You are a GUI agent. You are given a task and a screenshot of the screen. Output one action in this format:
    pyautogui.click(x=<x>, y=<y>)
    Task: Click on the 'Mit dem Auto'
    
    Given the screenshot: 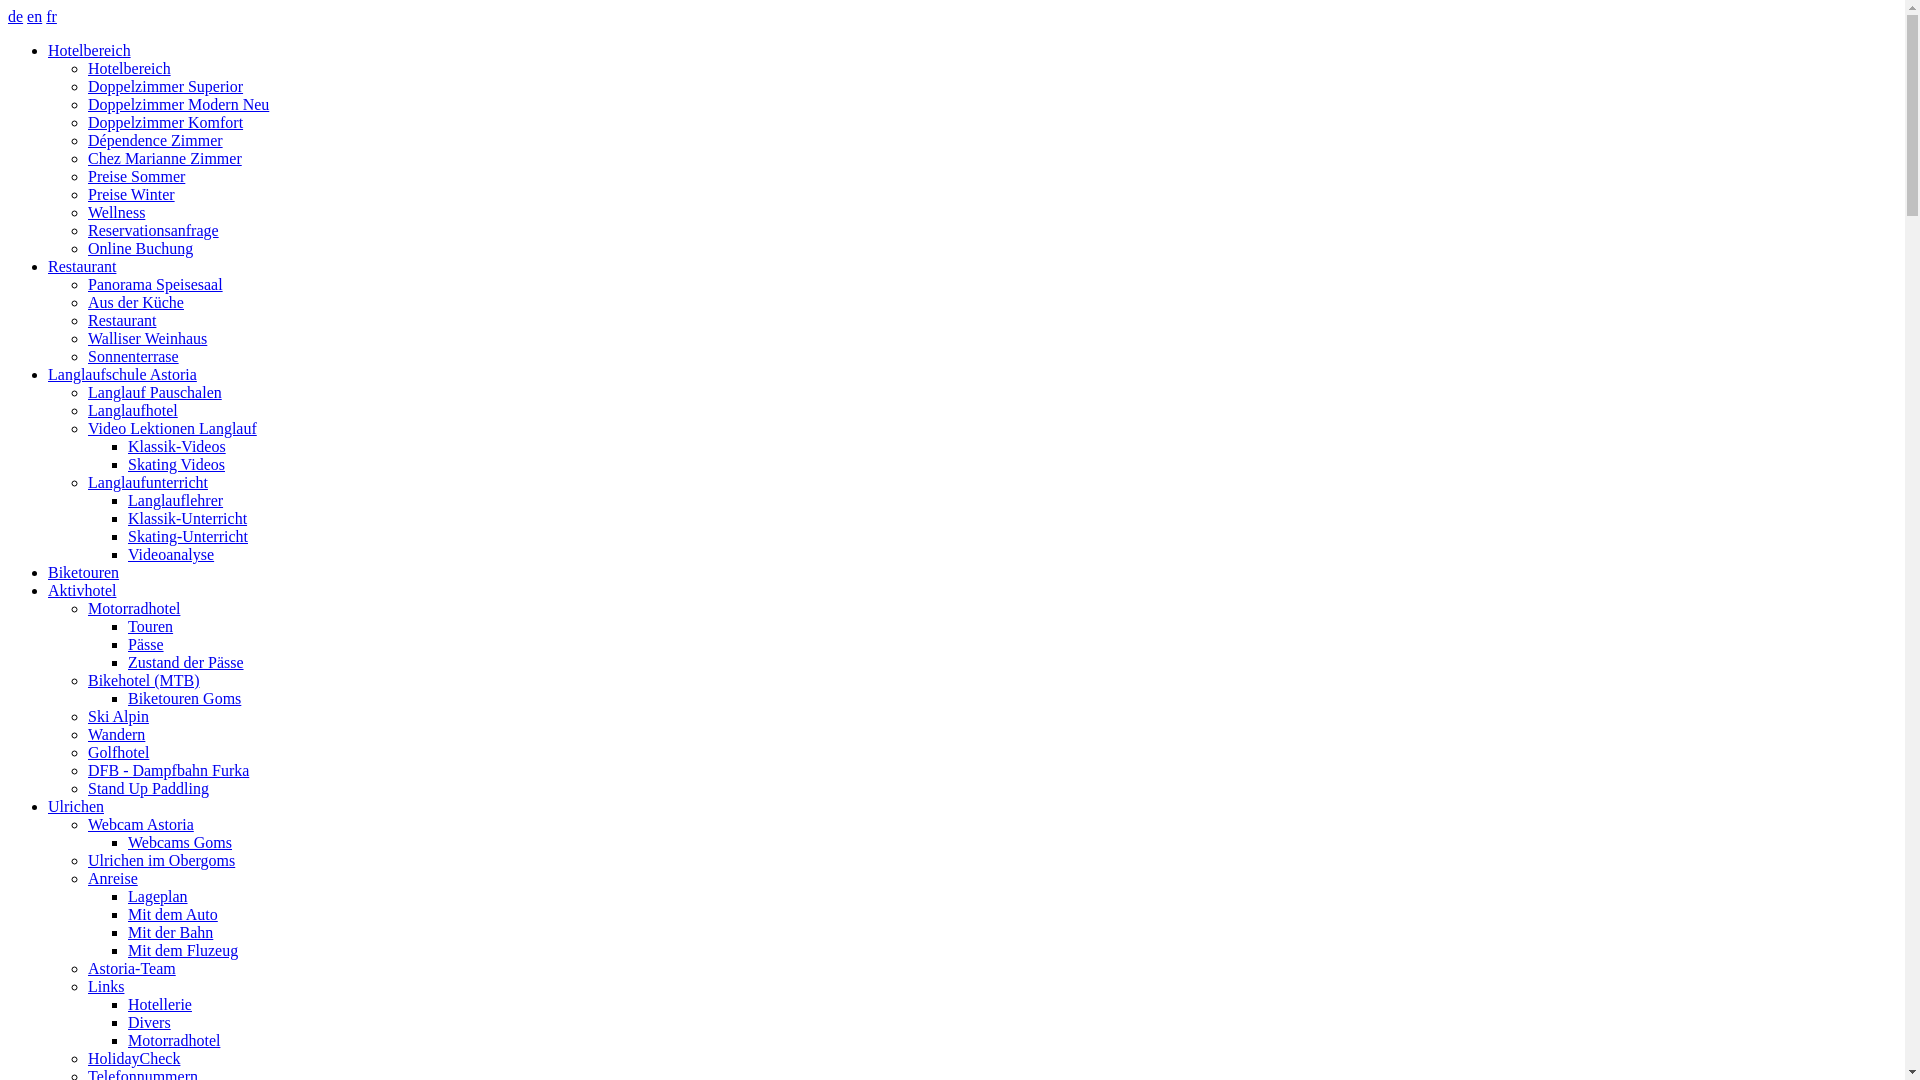 What is the action you would take?
    pyautogui.click(x=127, y=914)
    